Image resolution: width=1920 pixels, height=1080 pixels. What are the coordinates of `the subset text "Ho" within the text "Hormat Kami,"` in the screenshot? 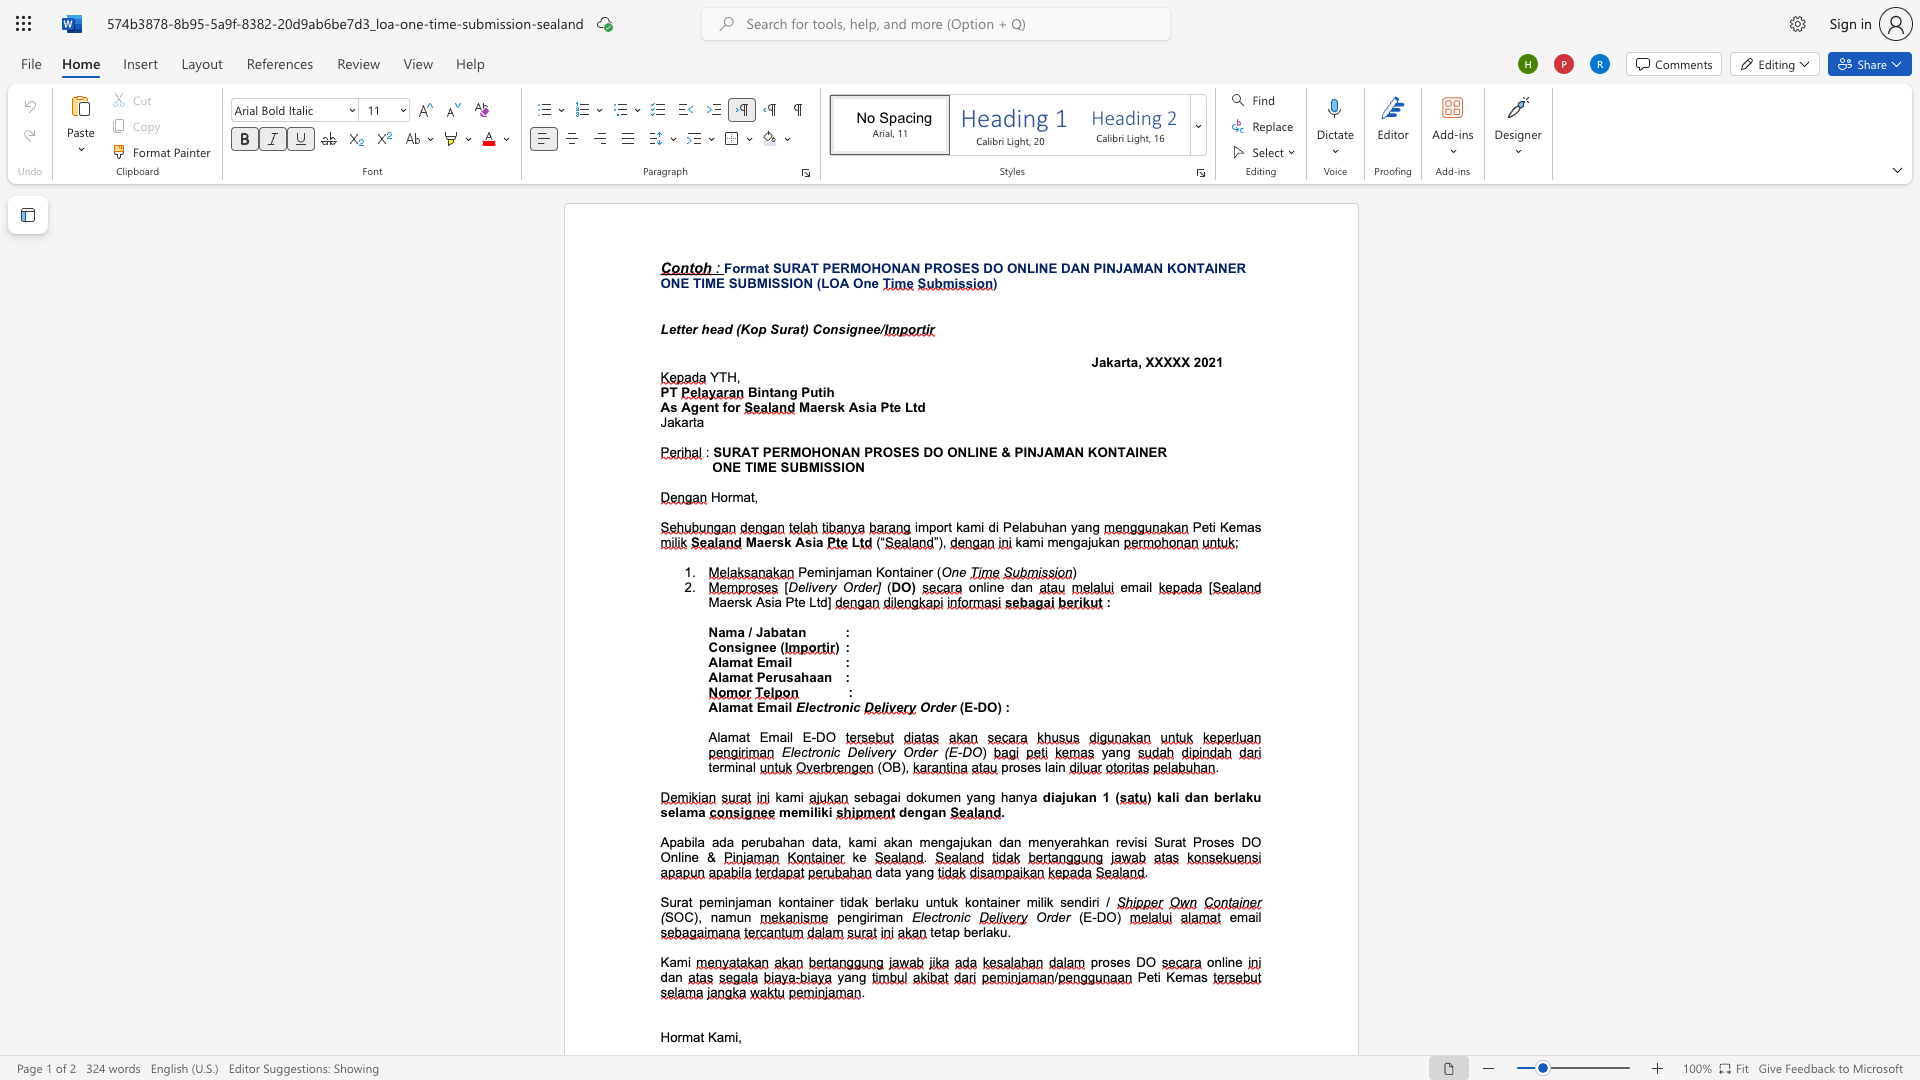 It's located at (660, 1036).